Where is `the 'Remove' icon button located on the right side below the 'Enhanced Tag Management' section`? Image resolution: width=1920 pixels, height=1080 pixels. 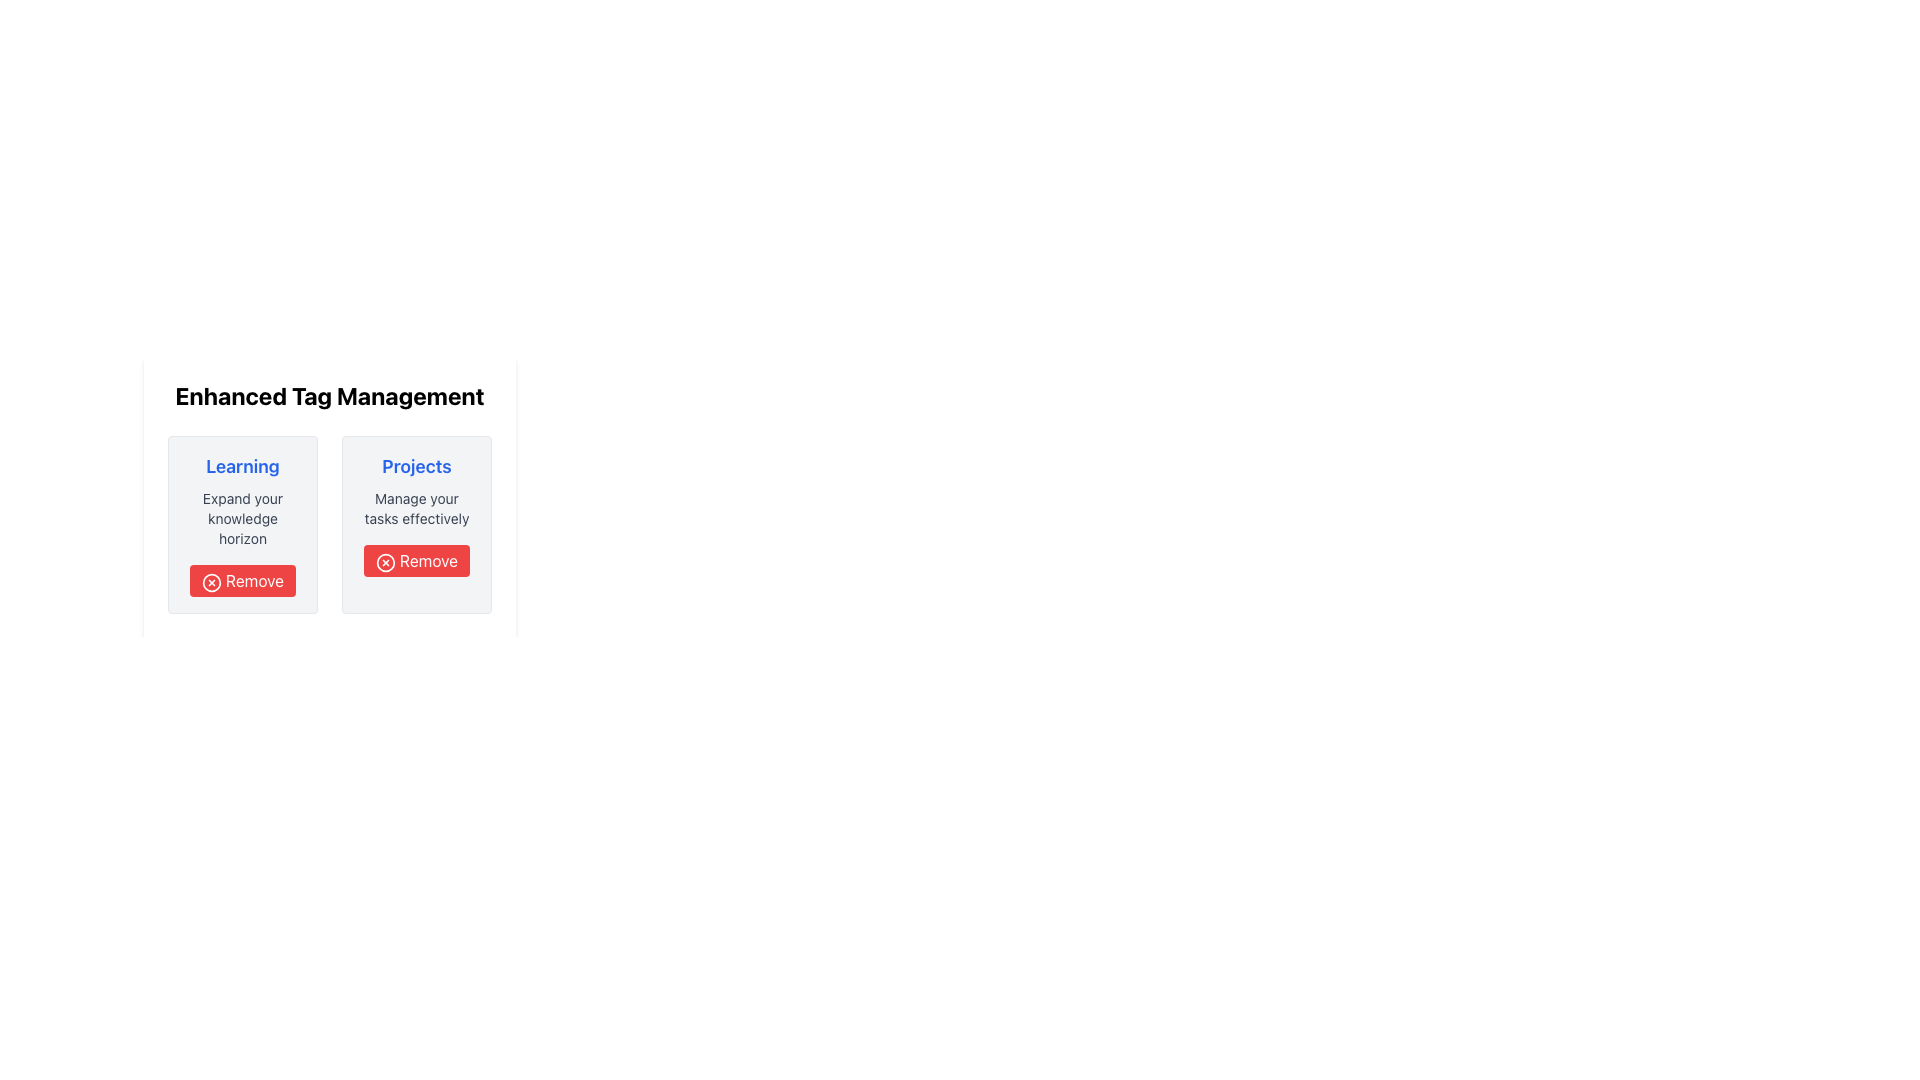
the 'Remove' icon button located on the right side below the 'Enhanced Tag Management' section is located at coordinates (385, 562).